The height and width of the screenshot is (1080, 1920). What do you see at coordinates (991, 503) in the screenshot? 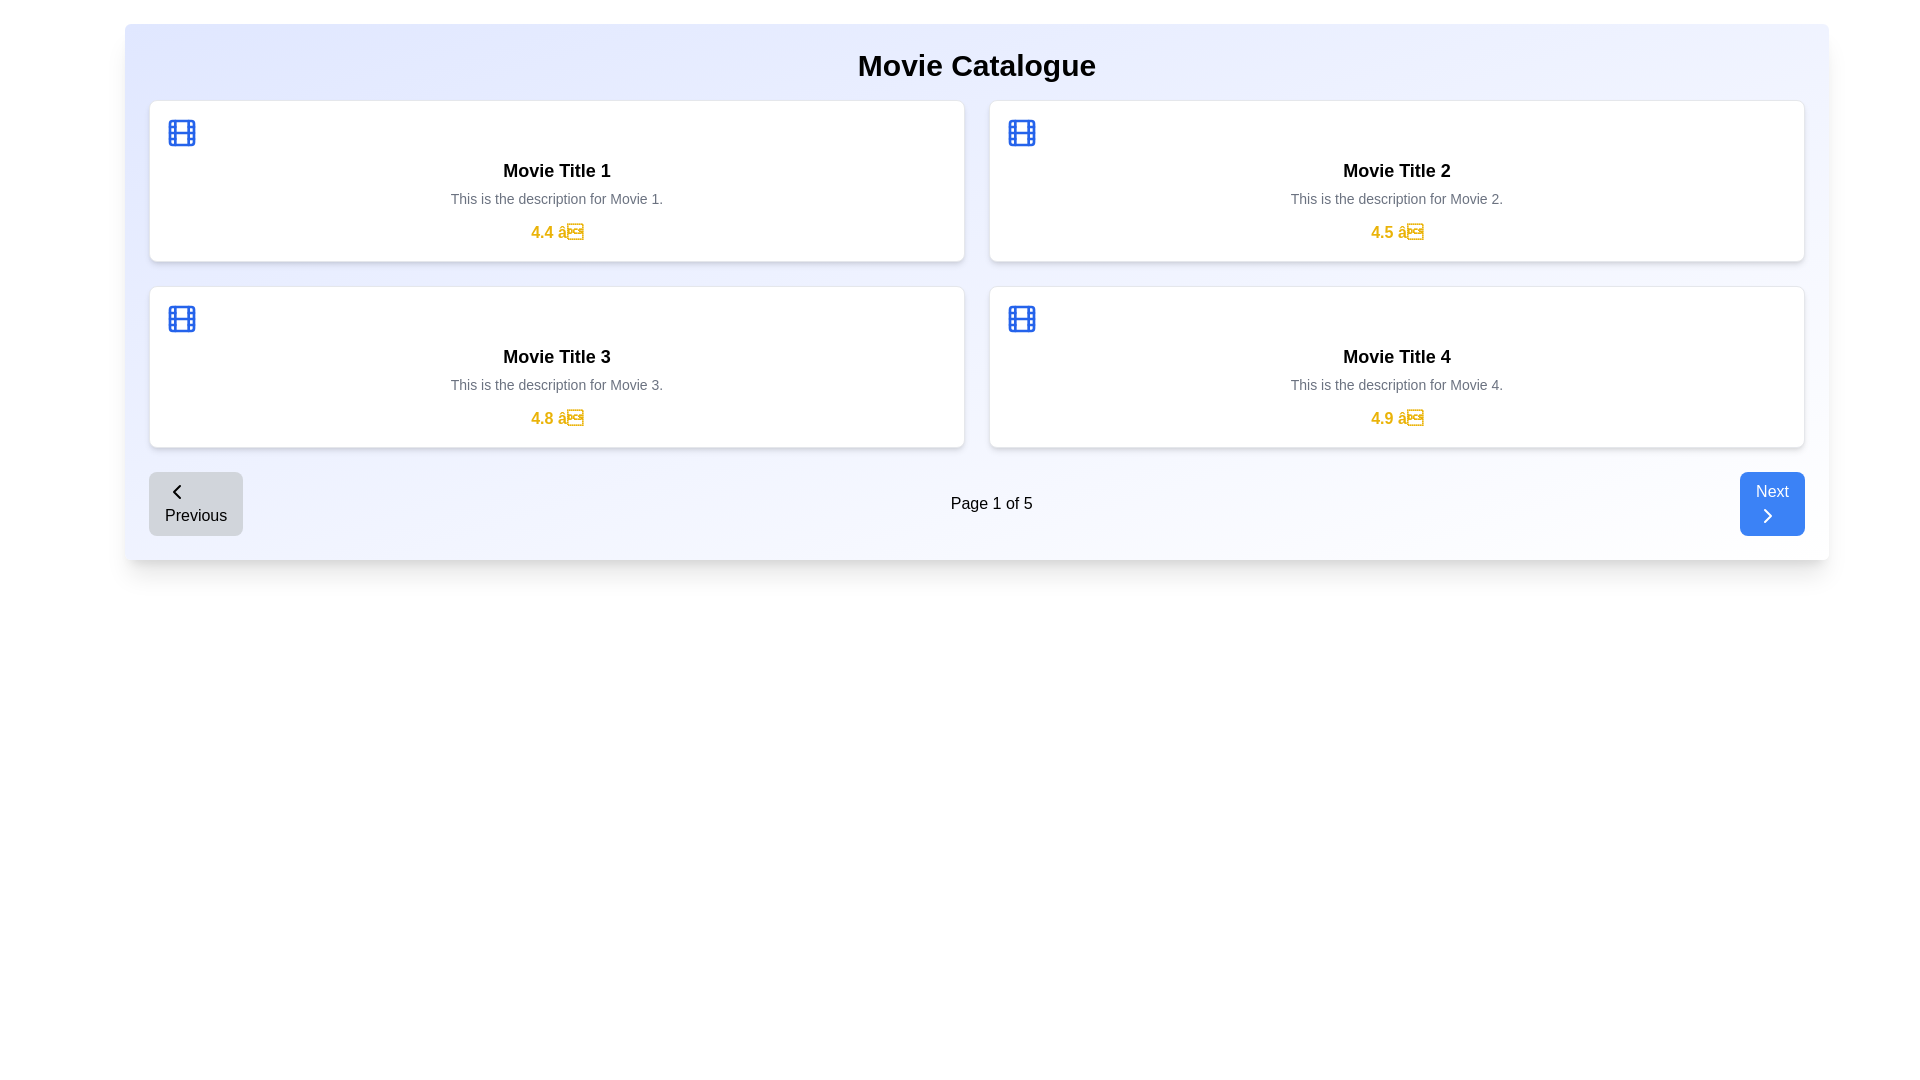
I see `the static text label indicating the current page and total number of pages in the pagination control strip below the movie entries grid` at bounding box center [991, 503].